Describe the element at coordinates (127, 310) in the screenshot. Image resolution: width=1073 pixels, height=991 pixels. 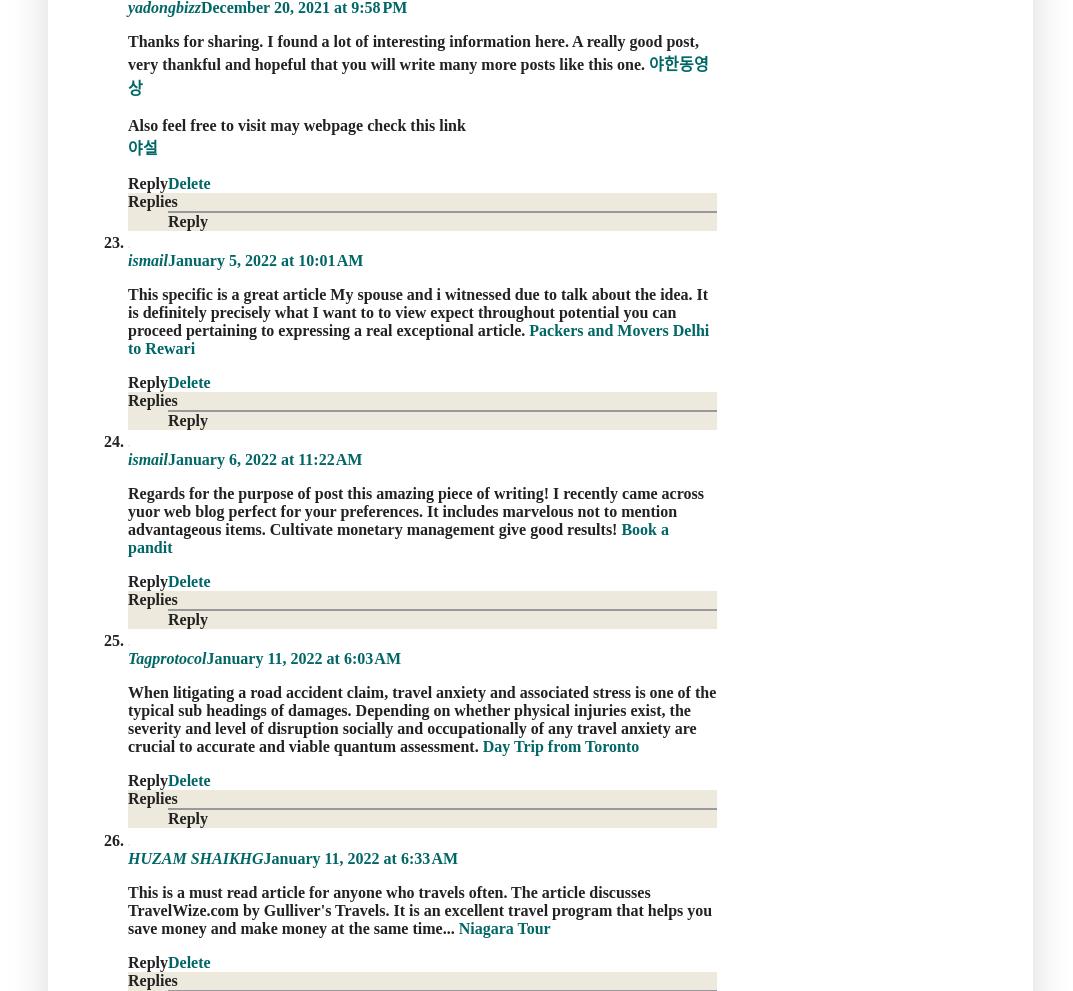
I see `'This specific is a great article My spouse and i witnessed due to talk about the idea. It is definitely precisely what I want to to view expect throughout potential you can proceed pertaining to expressing a real exceptional article.'` at that location.